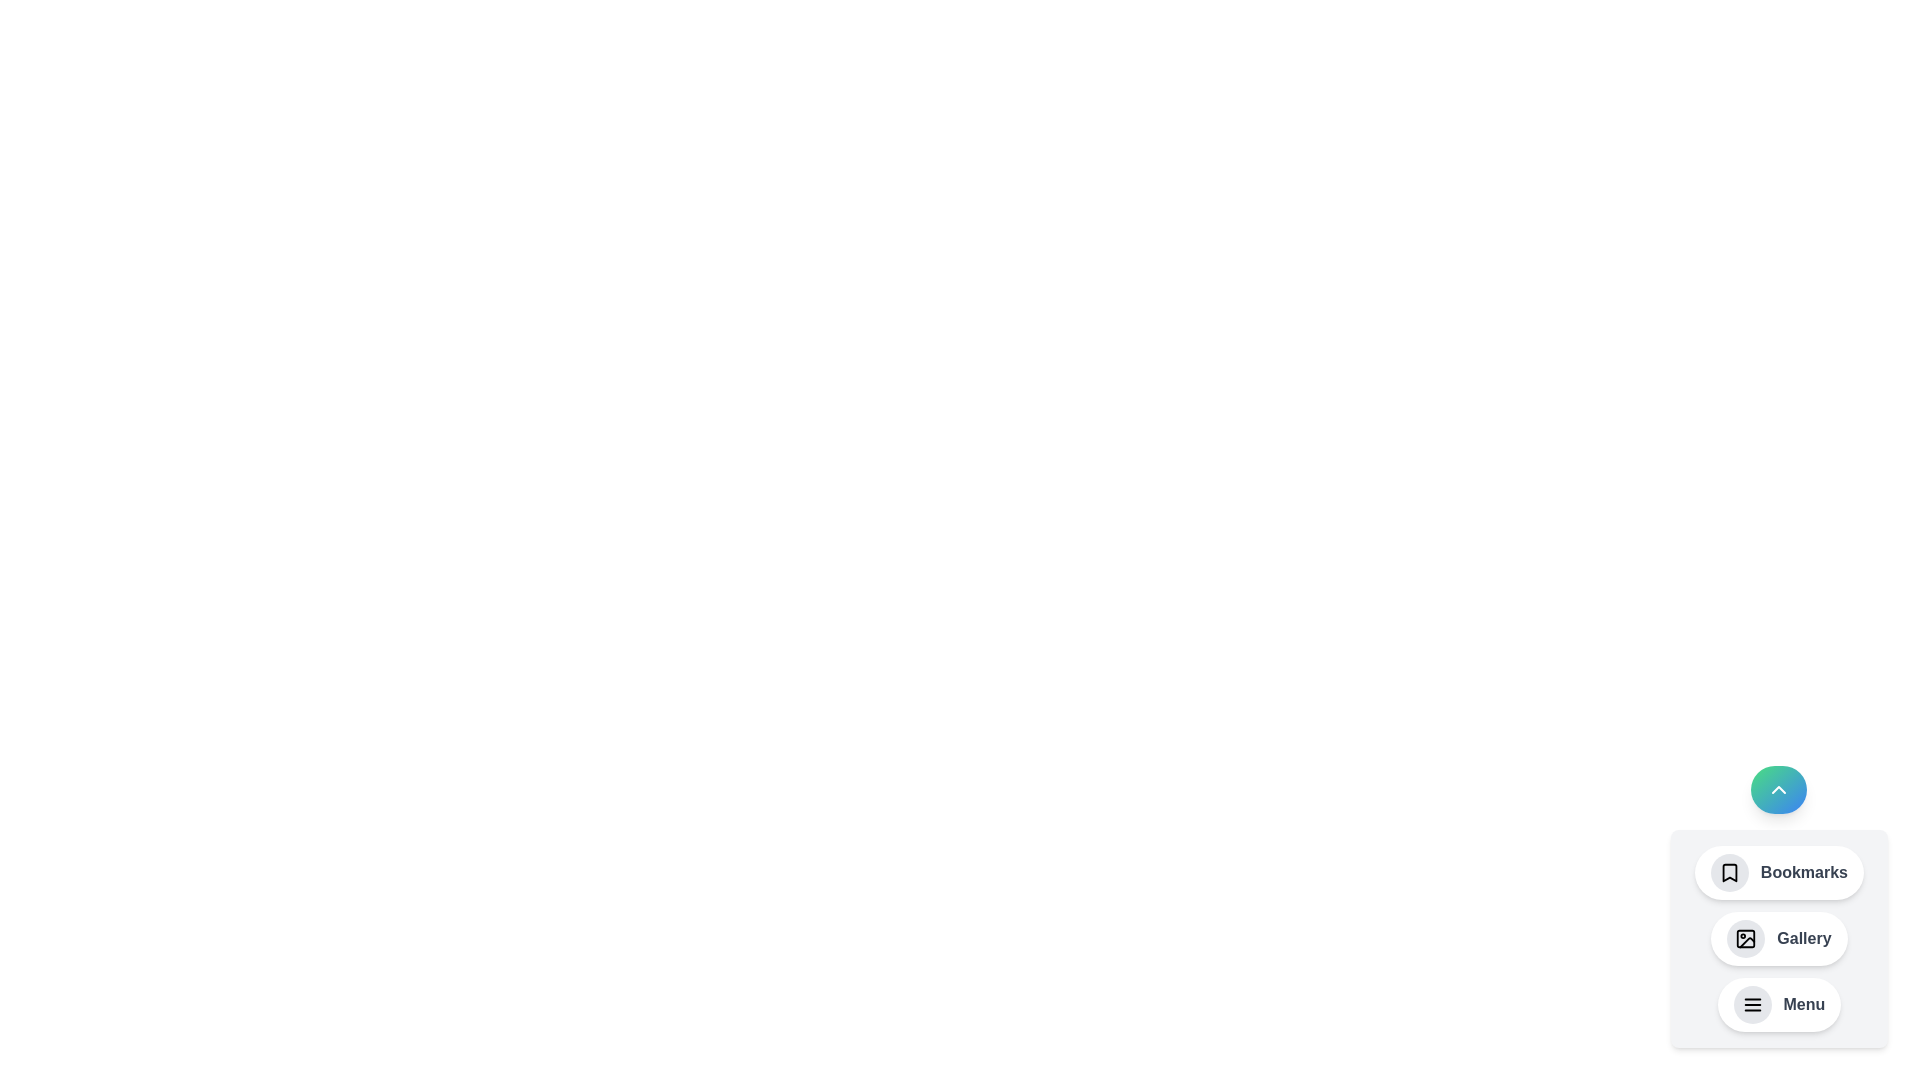 The image size is (1920, 1080). I want to click on the 'Gallery' option to open the gallery, so click(1779, 938).